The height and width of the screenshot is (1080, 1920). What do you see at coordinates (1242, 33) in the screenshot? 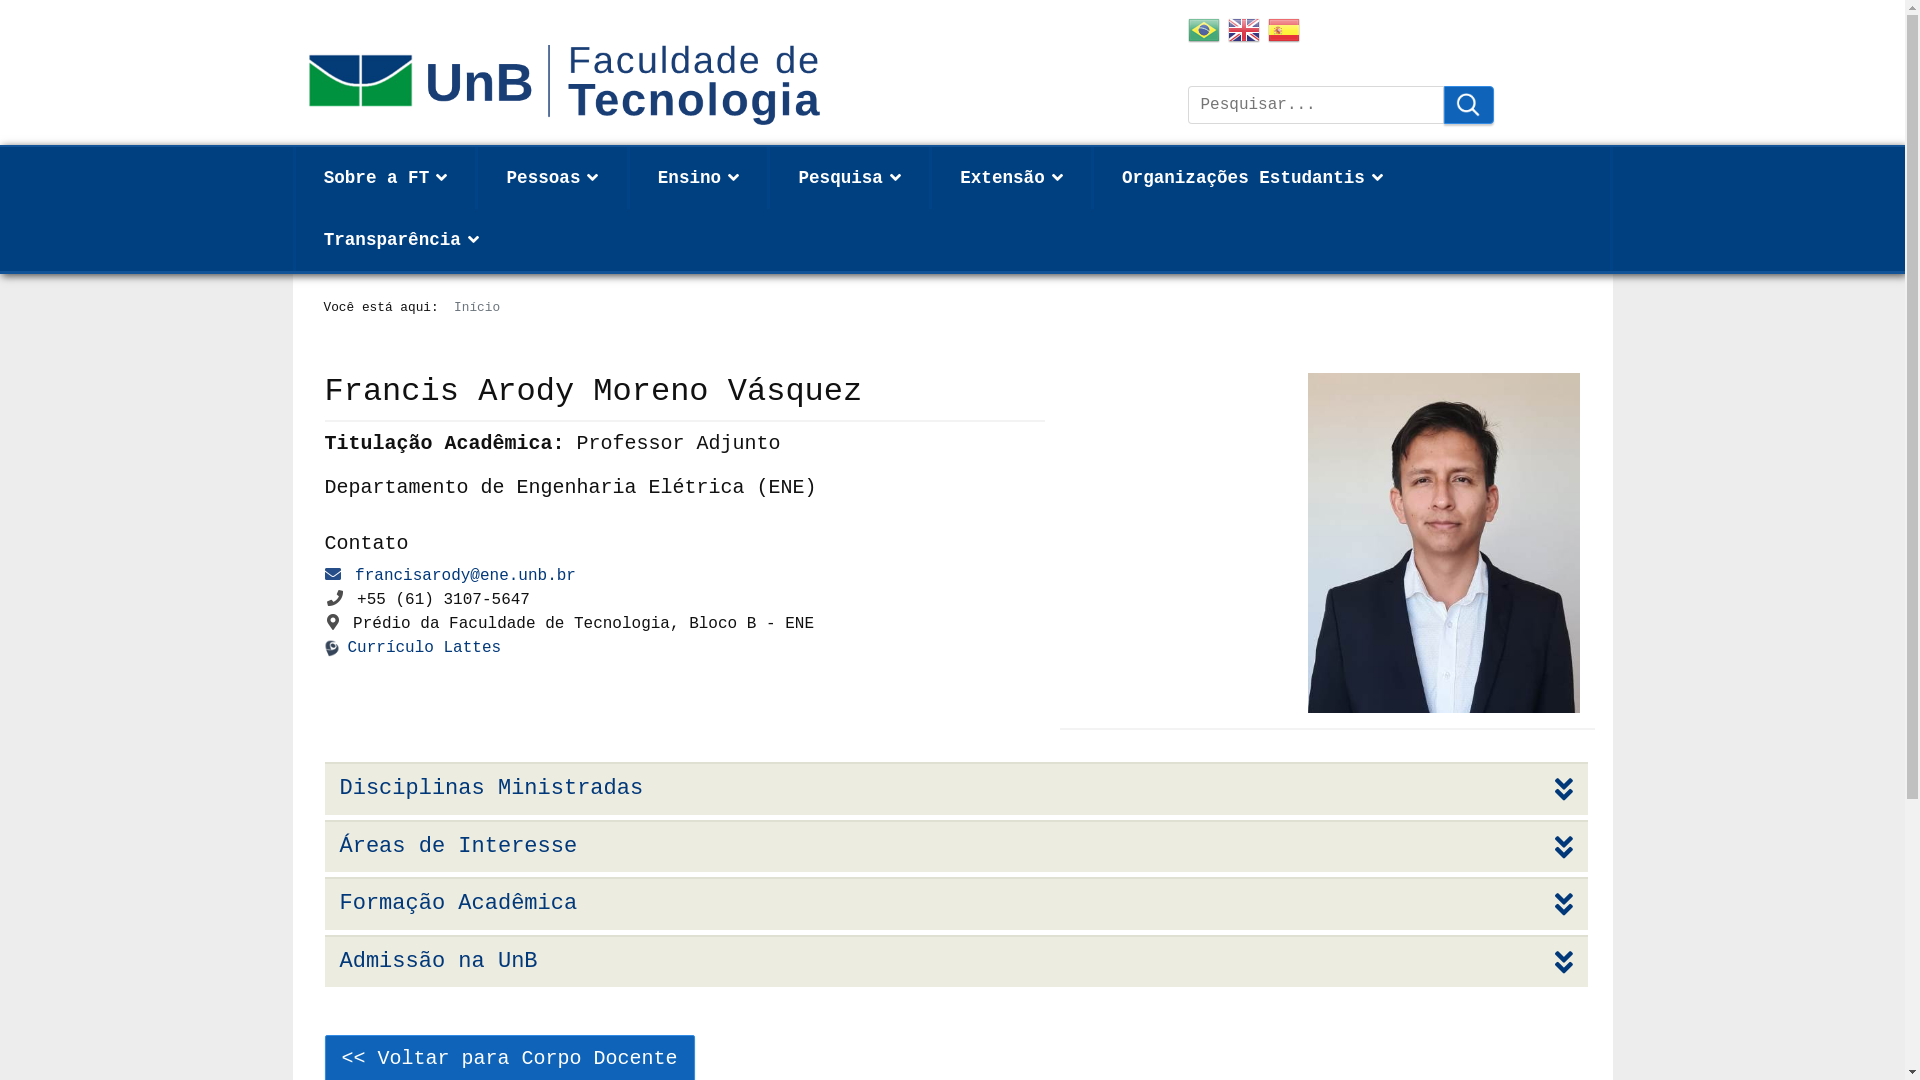
I see `'English'` at bounding box center [1242, 33].